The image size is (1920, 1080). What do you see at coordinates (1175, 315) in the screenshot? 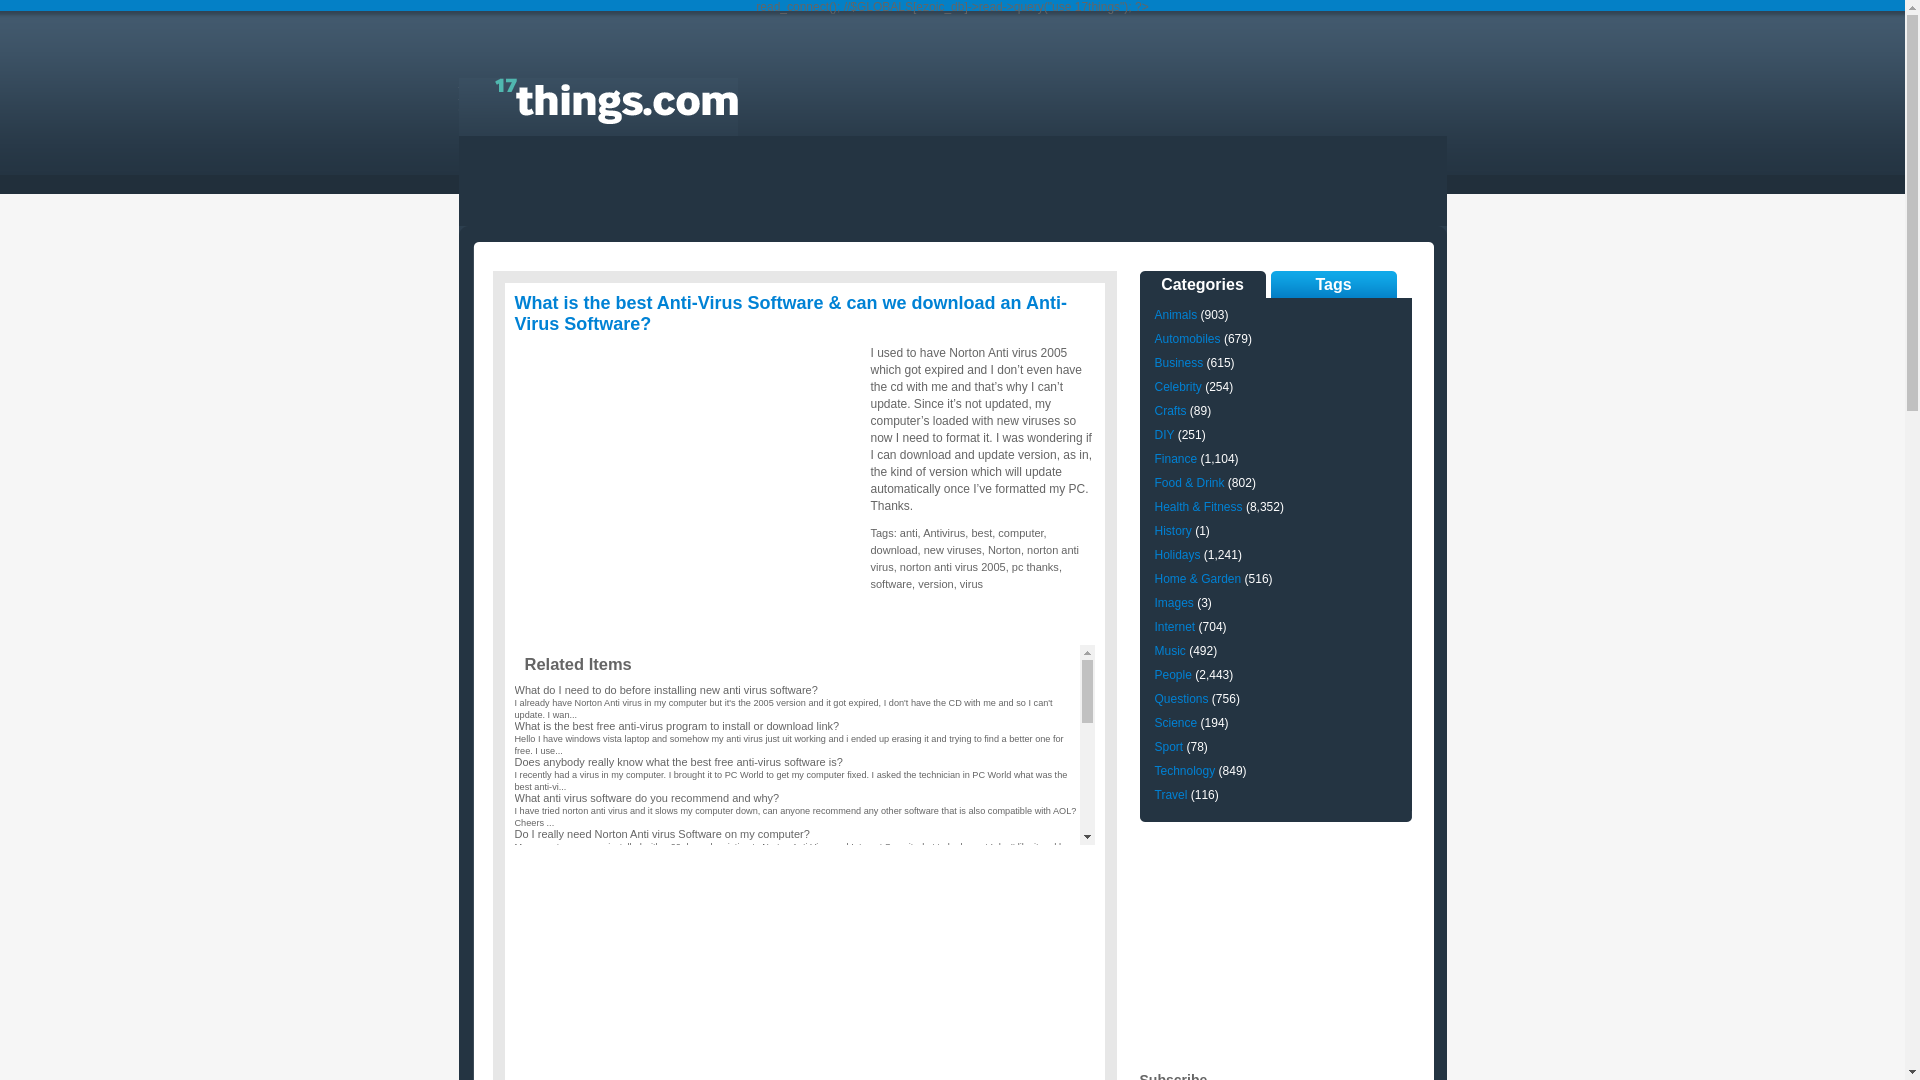
I see `'Animals'` at bounding box center [1175, 315].